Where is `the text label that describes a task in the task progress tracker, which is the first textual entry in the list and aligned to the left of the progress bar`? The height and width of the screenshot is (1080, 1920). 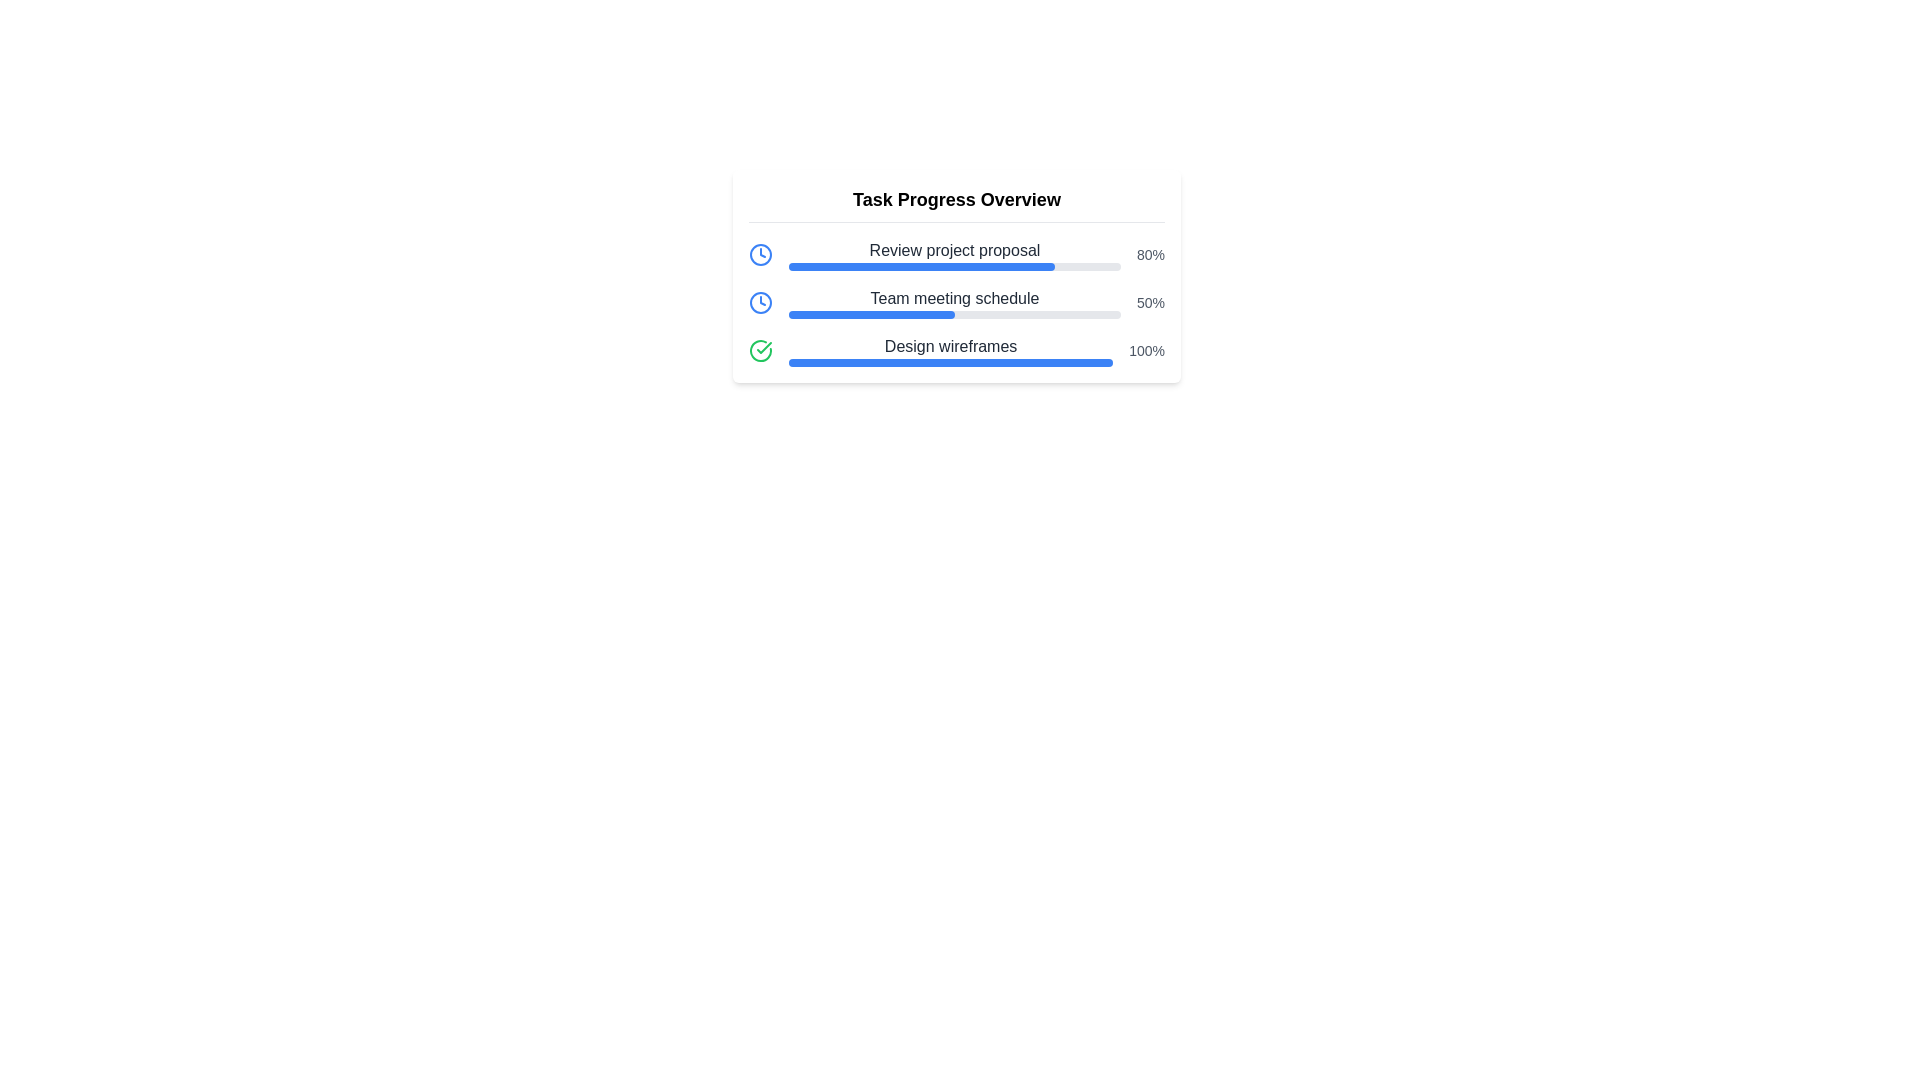
the text label that describes a task in the task progress tracker, which is the first textual entry in the list and aligned to the left of the progress bar is located at coordinates (954, 249).